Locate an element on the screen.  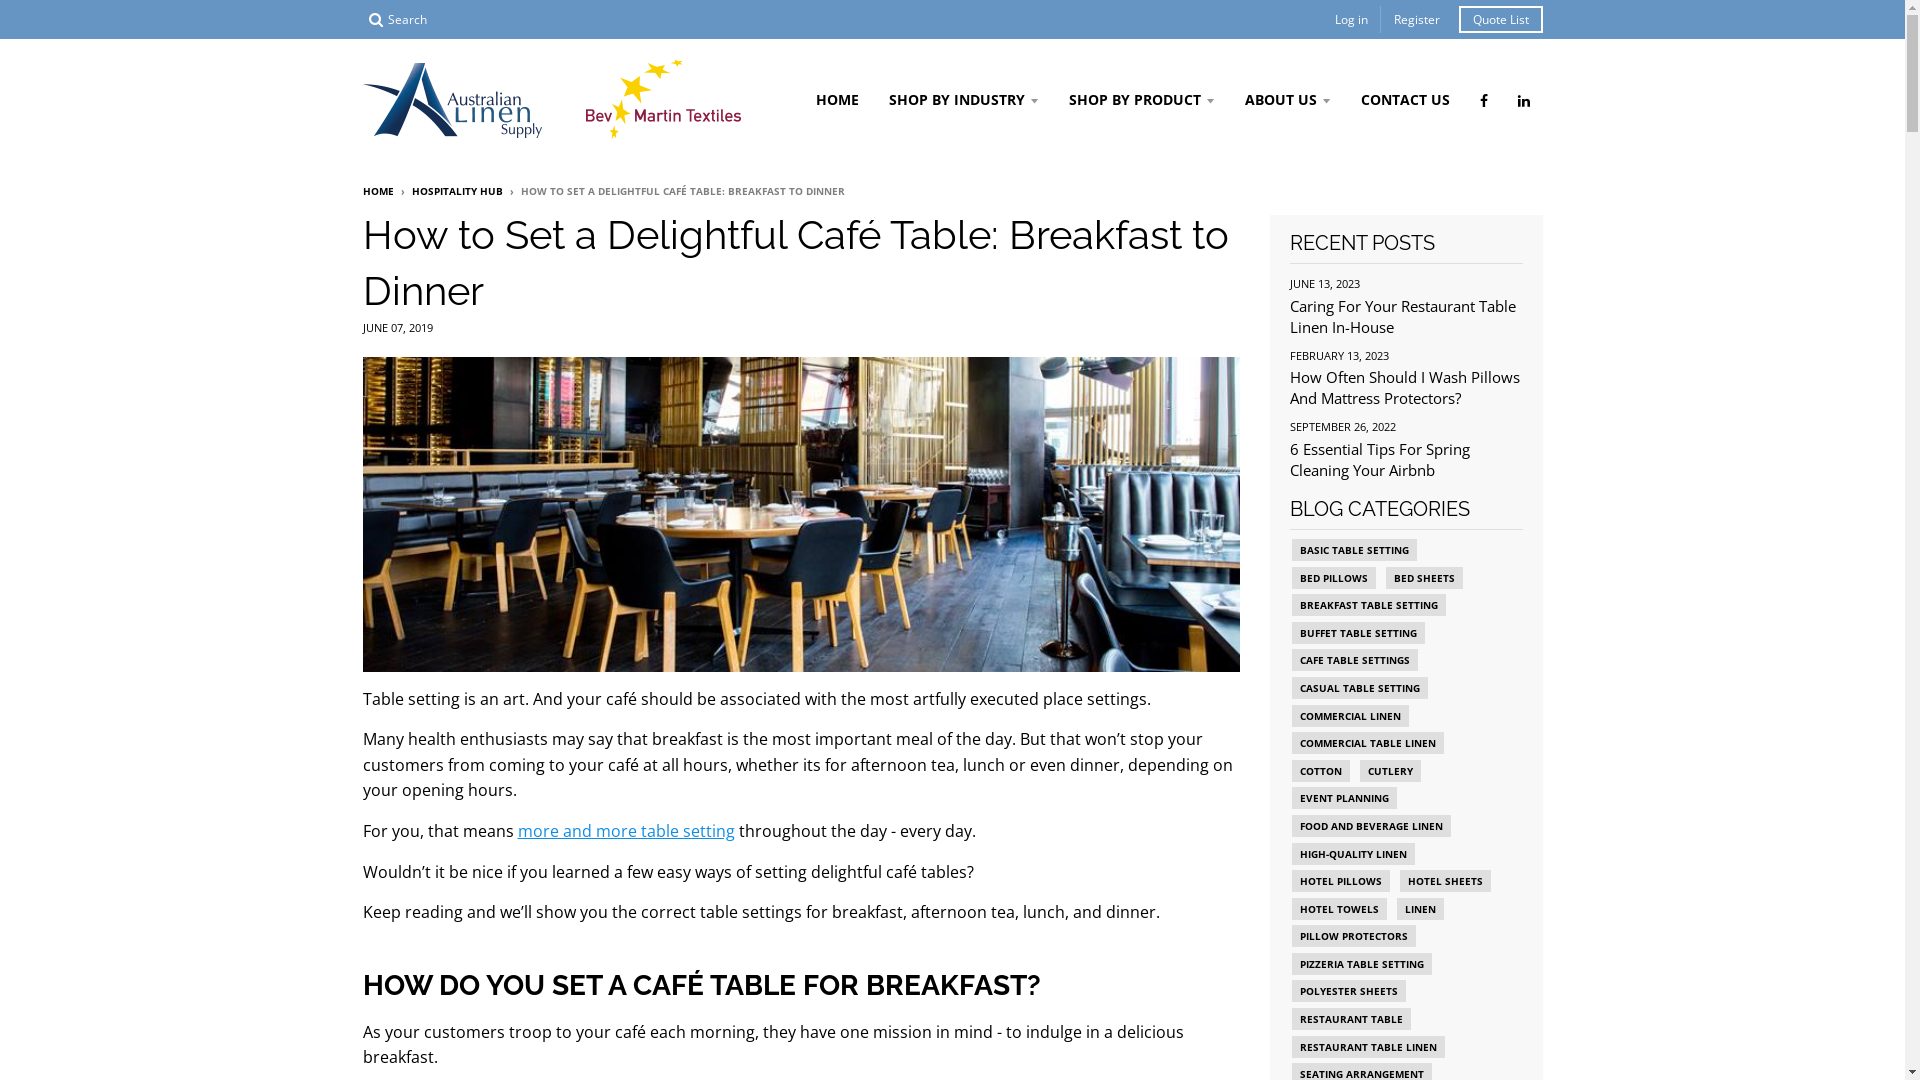
'Australian Linen Supply on Facebook' is located at coordinates (1483, 100).